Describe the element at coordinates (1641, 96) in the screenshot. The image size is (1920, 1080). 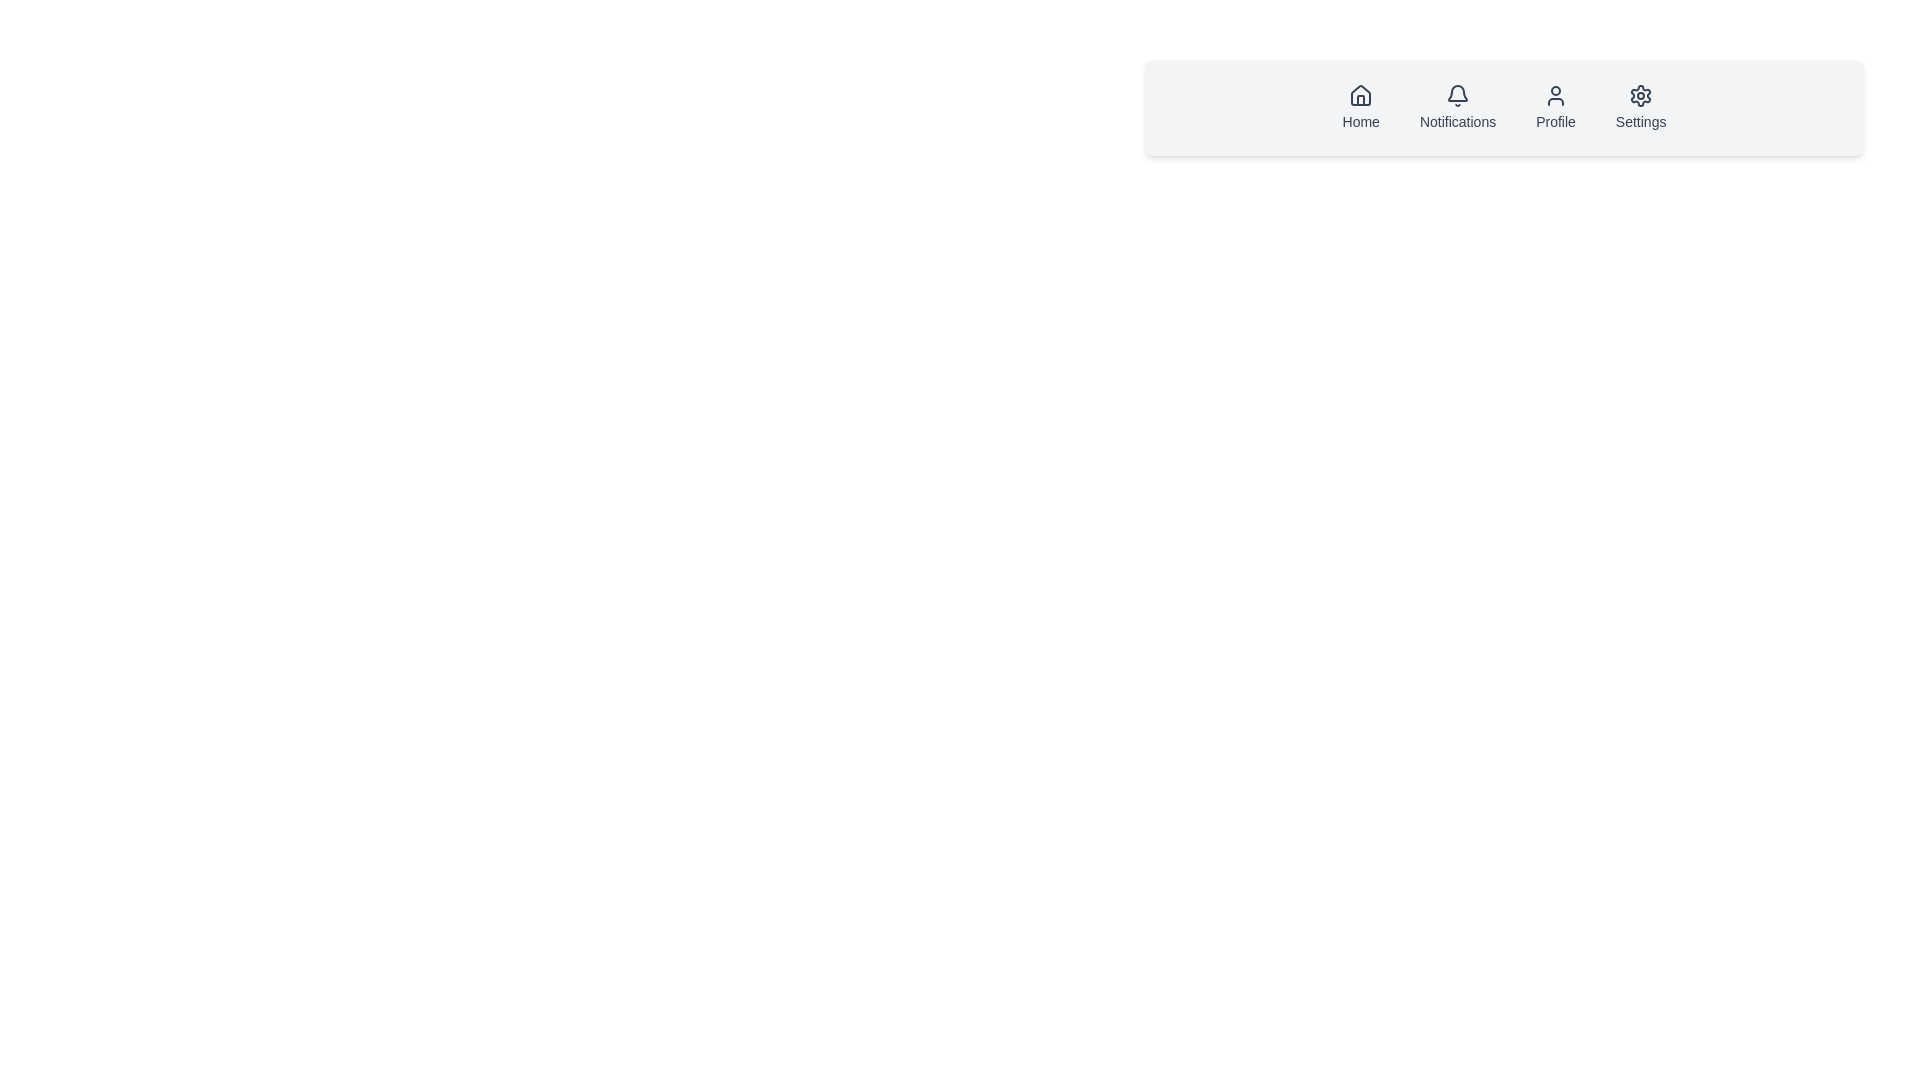
I see `the Settings icon located in the top-right corner of the navigation bar, which is the last icon in a row of navigation items` at that location.